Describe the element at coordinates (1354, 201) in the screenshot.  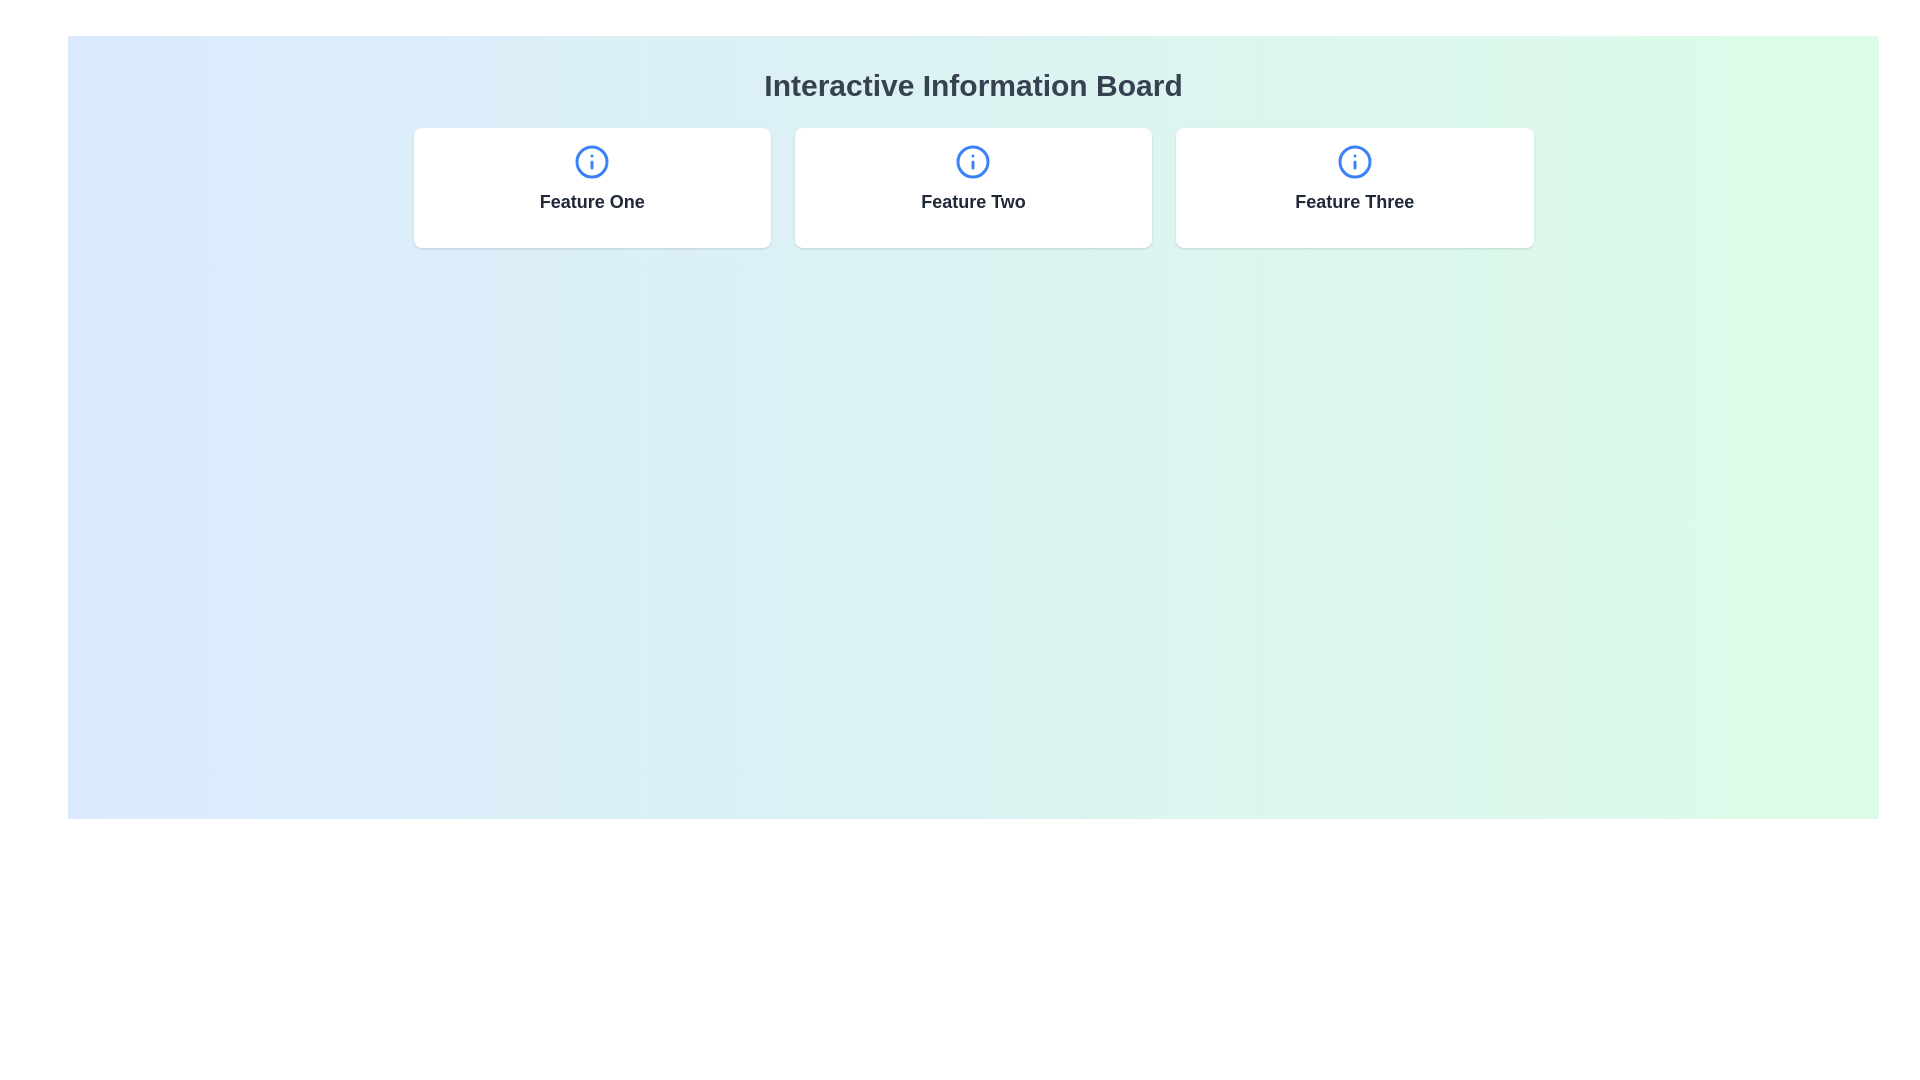
I see `the text component labeled 'Feature Three' located in the rightmost card of the grid layout` at that location.